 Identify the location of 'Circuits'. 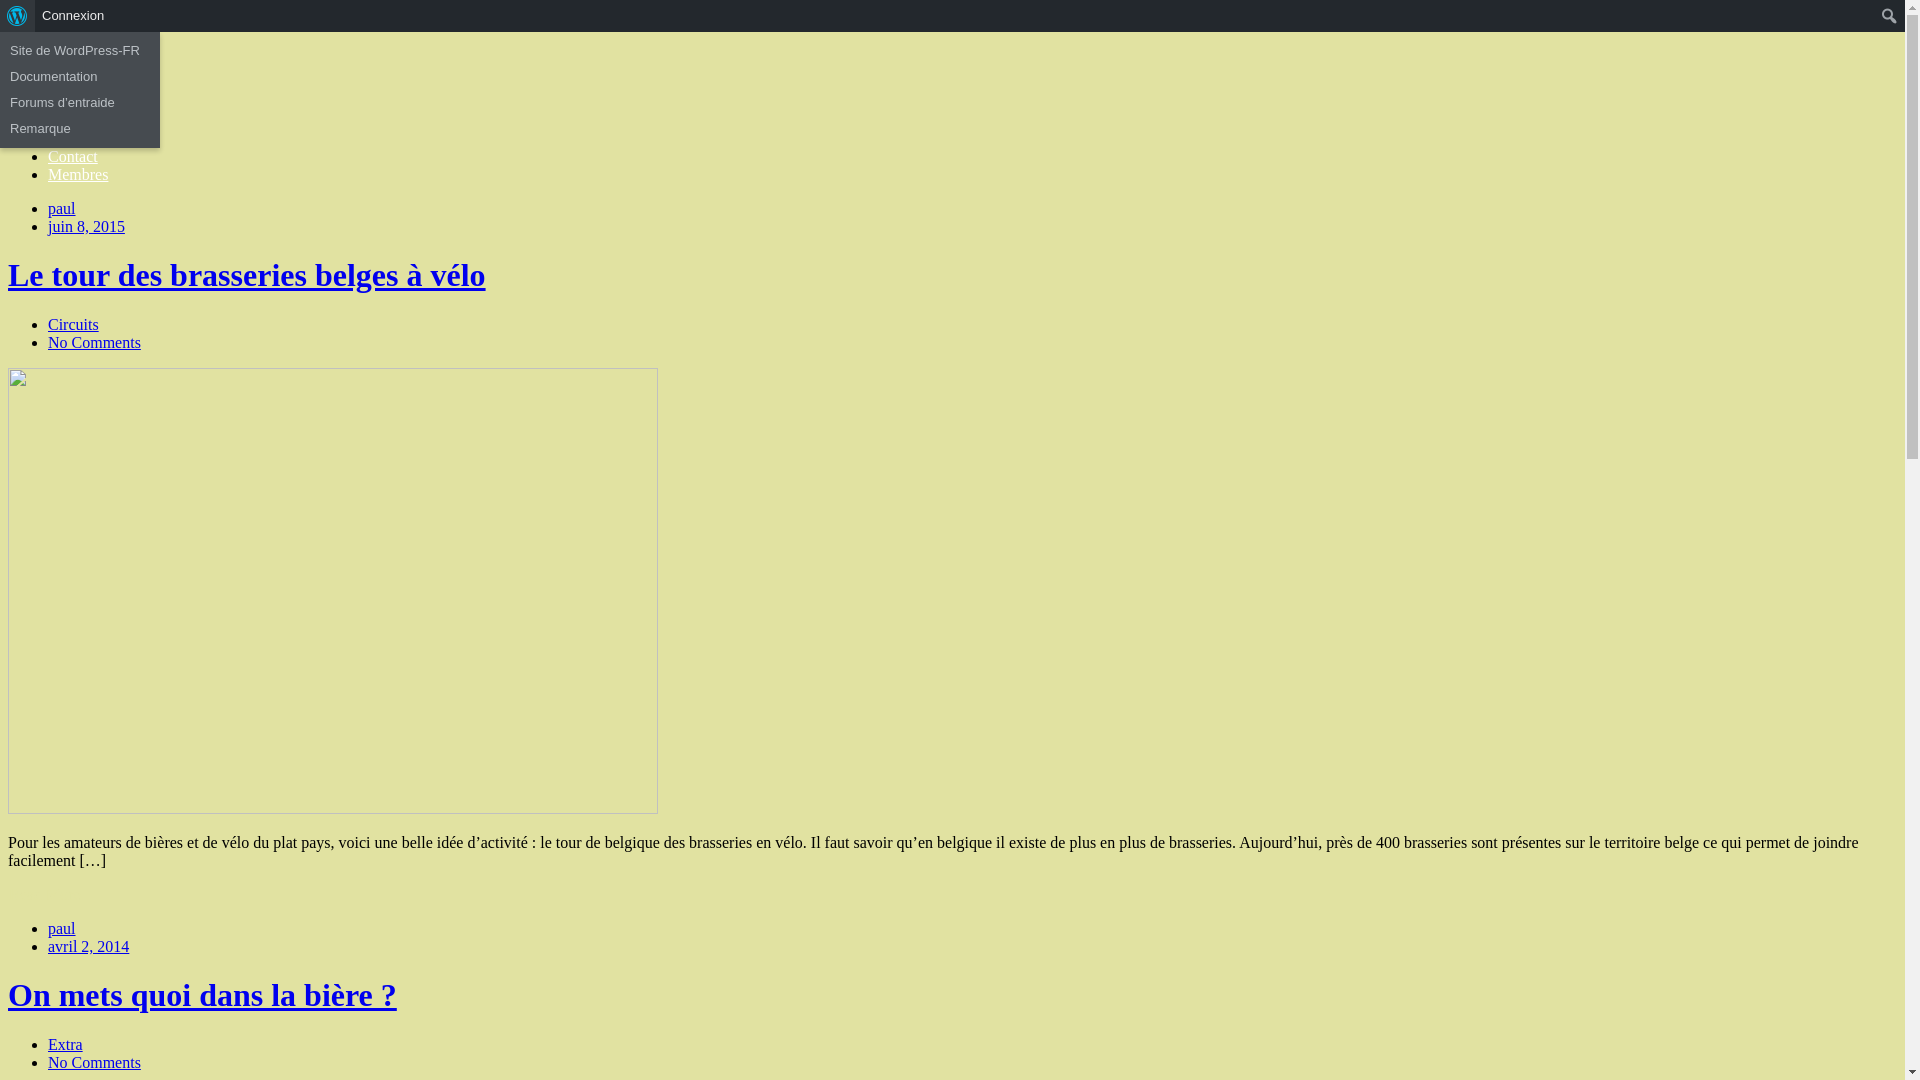
(73, 323).